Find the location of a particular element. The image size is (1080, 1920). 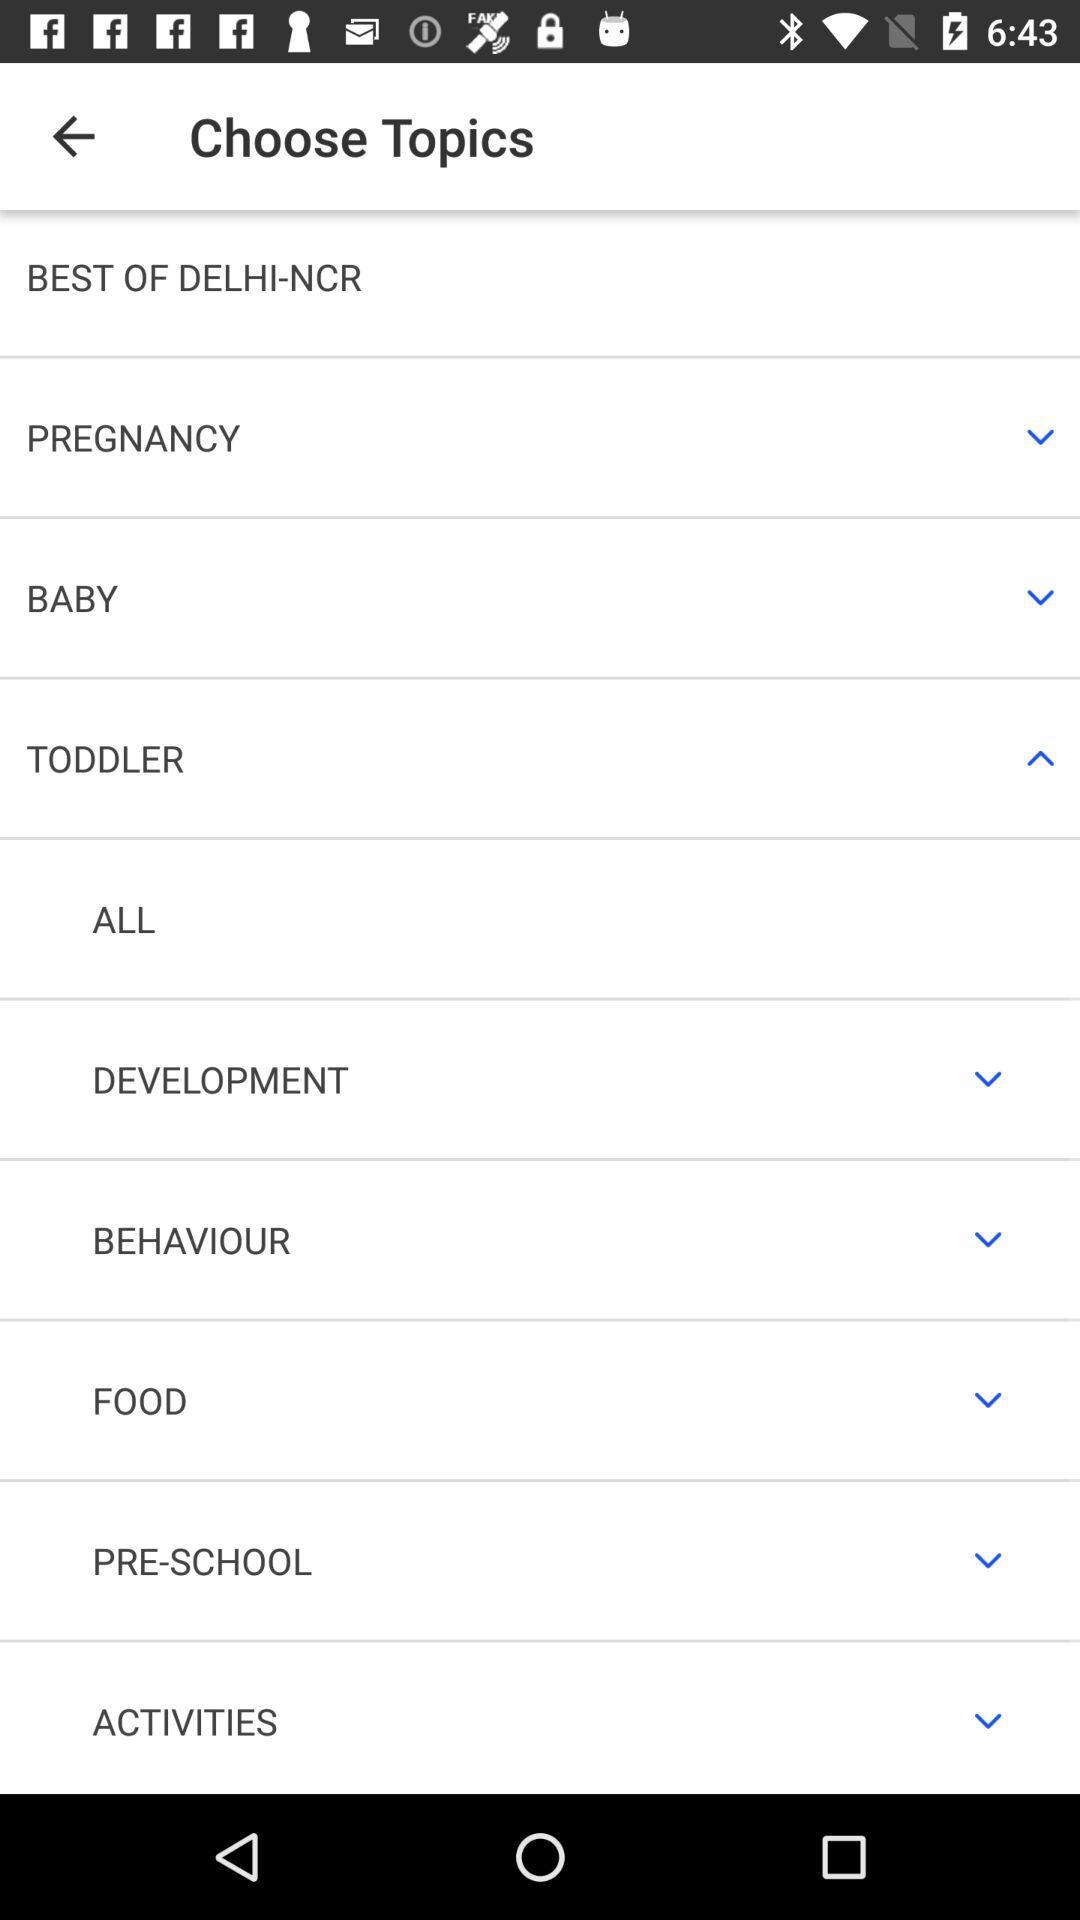

icon above best of delhi item is located at coordinates (72, 135).